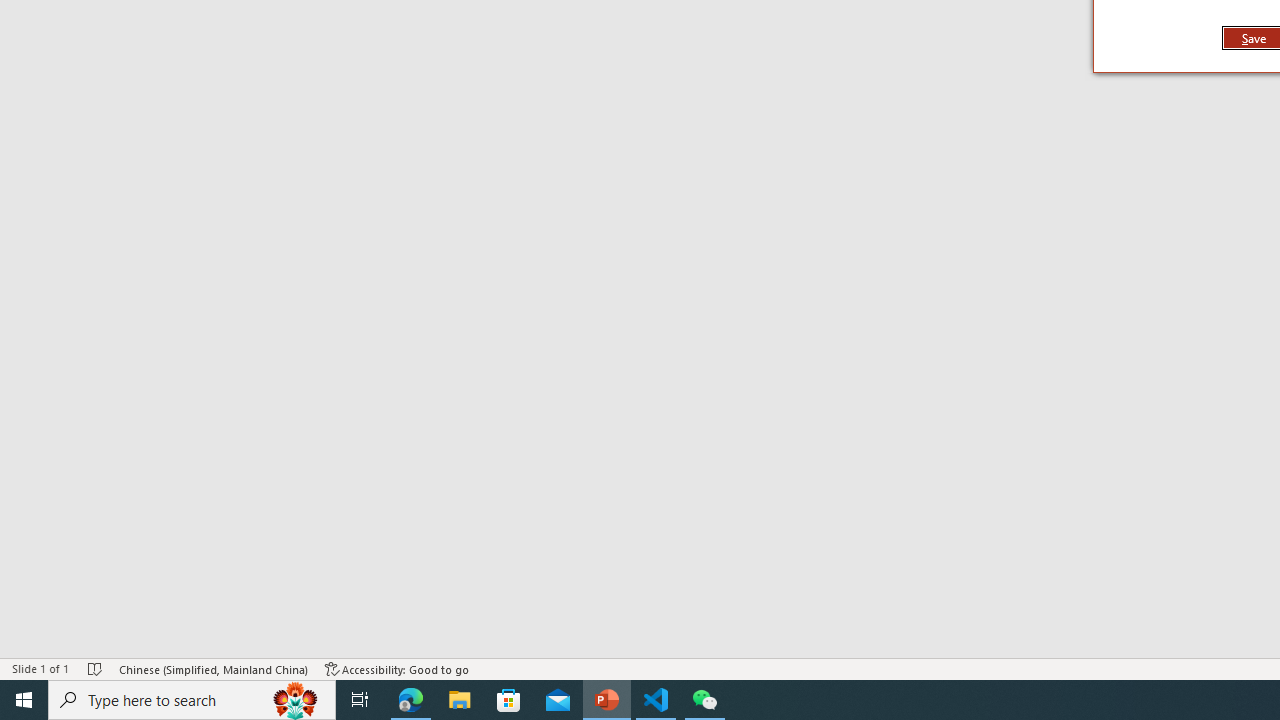  I want to click on 'Accessibility Checker Accessibility: Good to go', so click(397, 669).